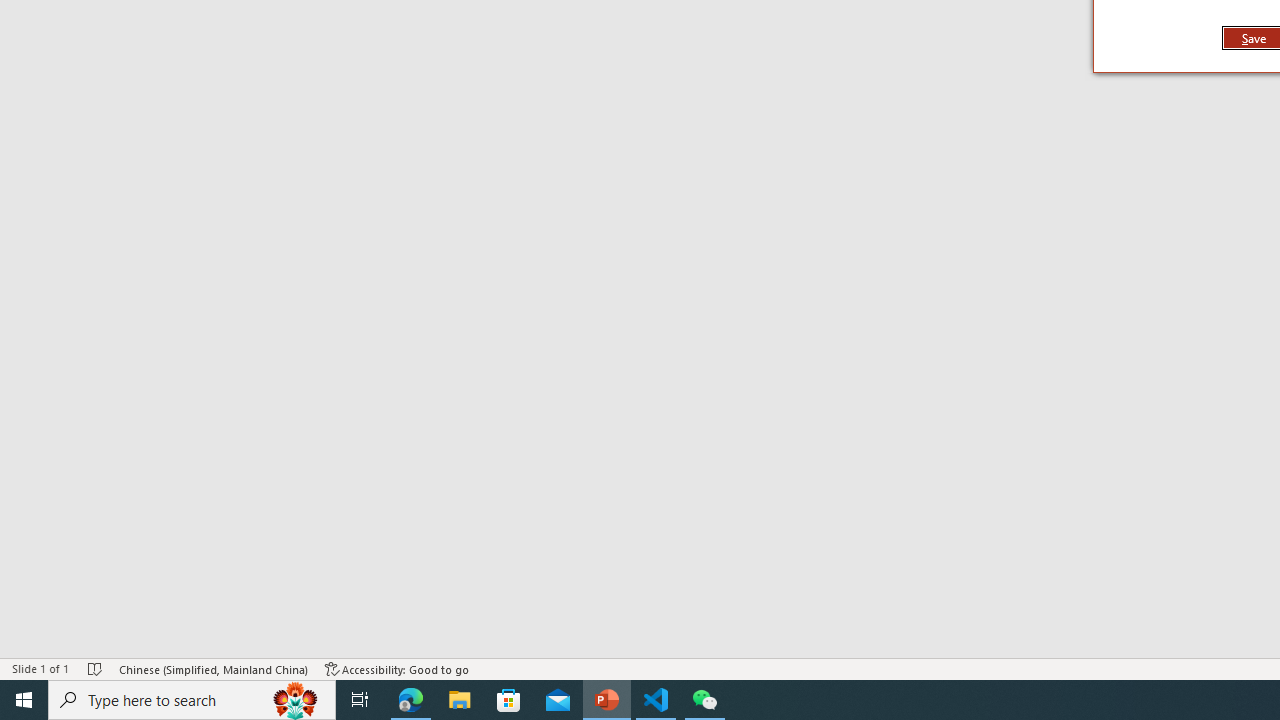  I want to click on 'Accessibility Checker Accessibility: Good to go', so click(397, 669).